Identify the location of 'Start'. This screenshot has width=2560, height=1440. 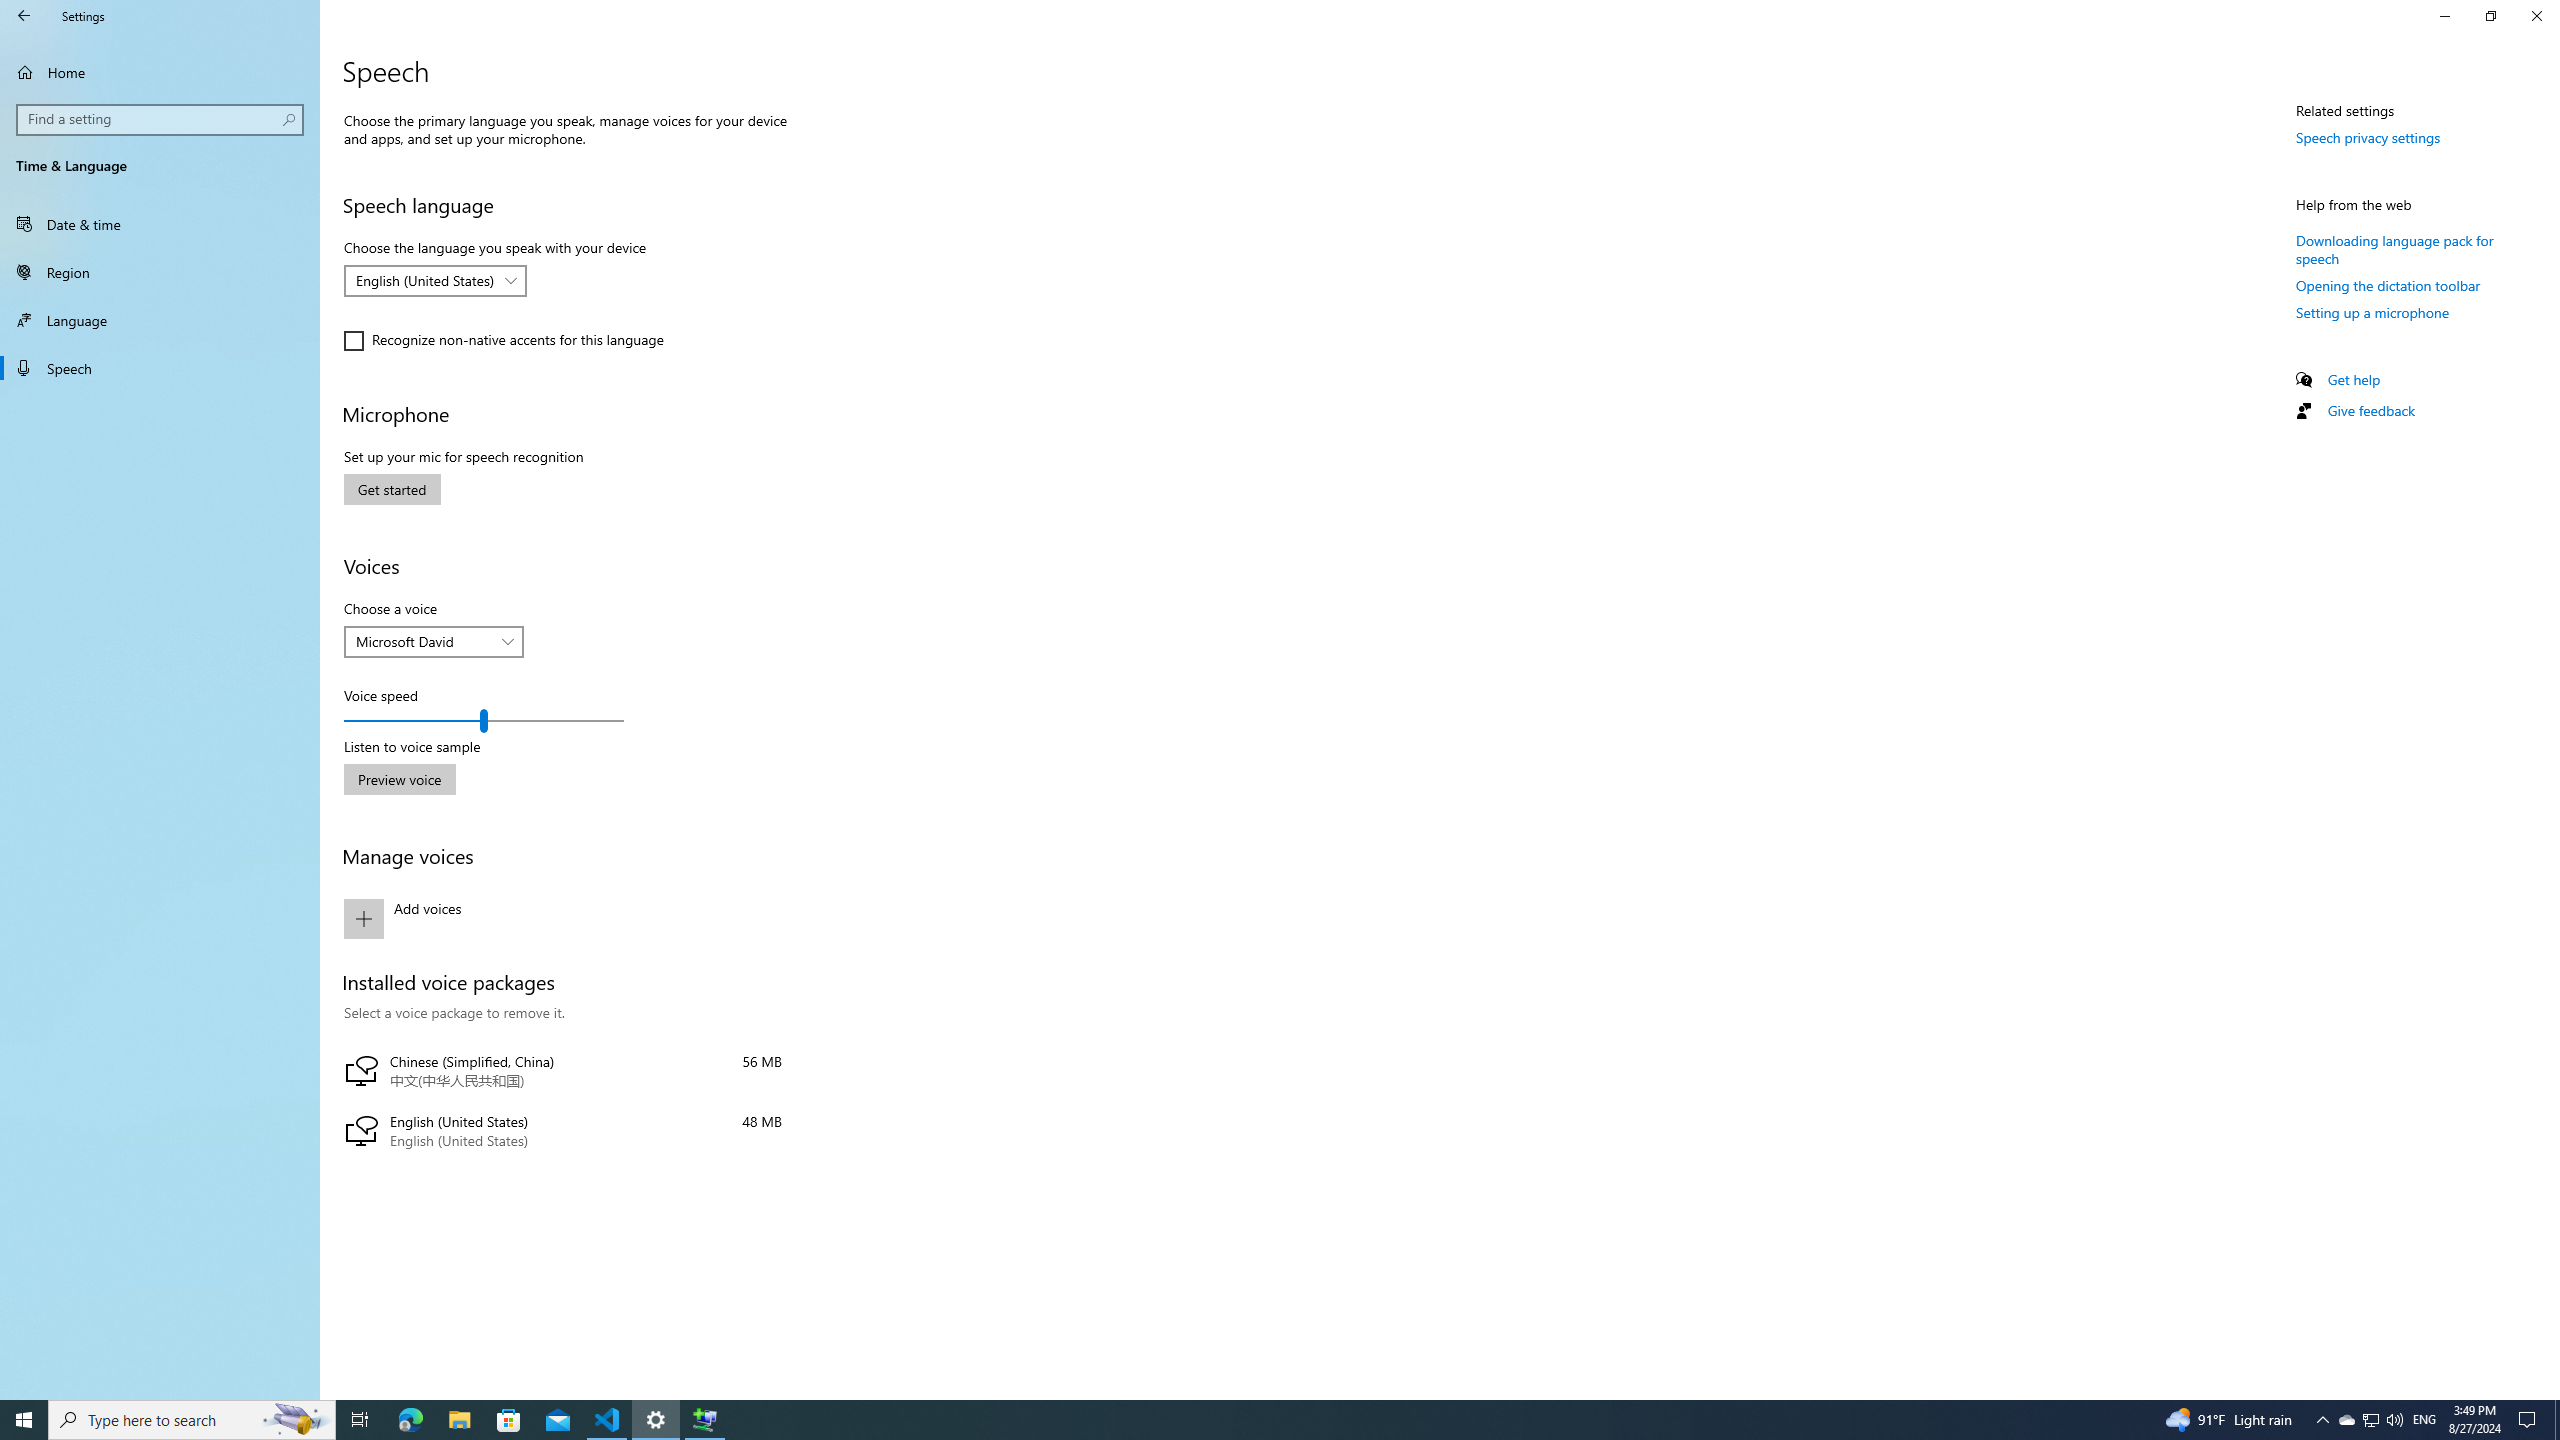
(24, 1418).